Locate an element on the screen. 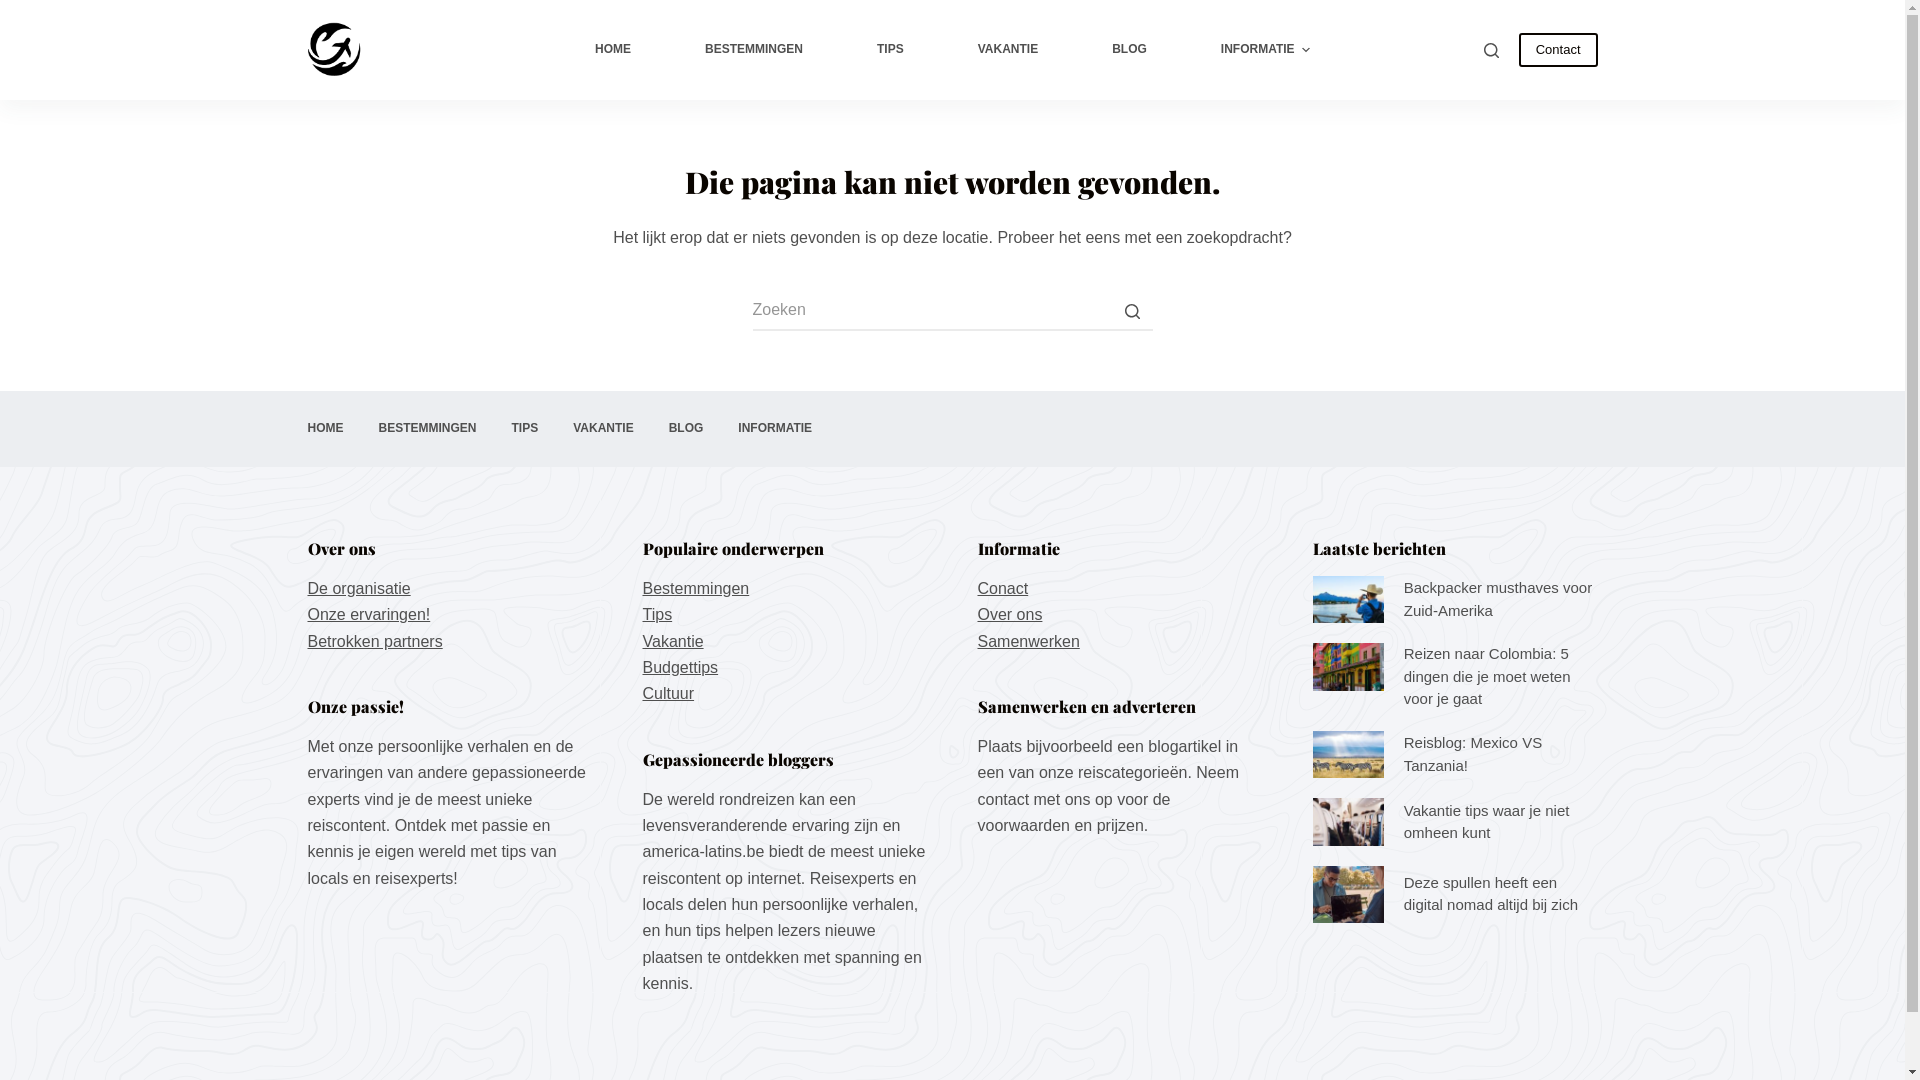 The height and width of the screenshot is (1080, 1920). 'Zoek naar...' is located at coordinates (751, 311).